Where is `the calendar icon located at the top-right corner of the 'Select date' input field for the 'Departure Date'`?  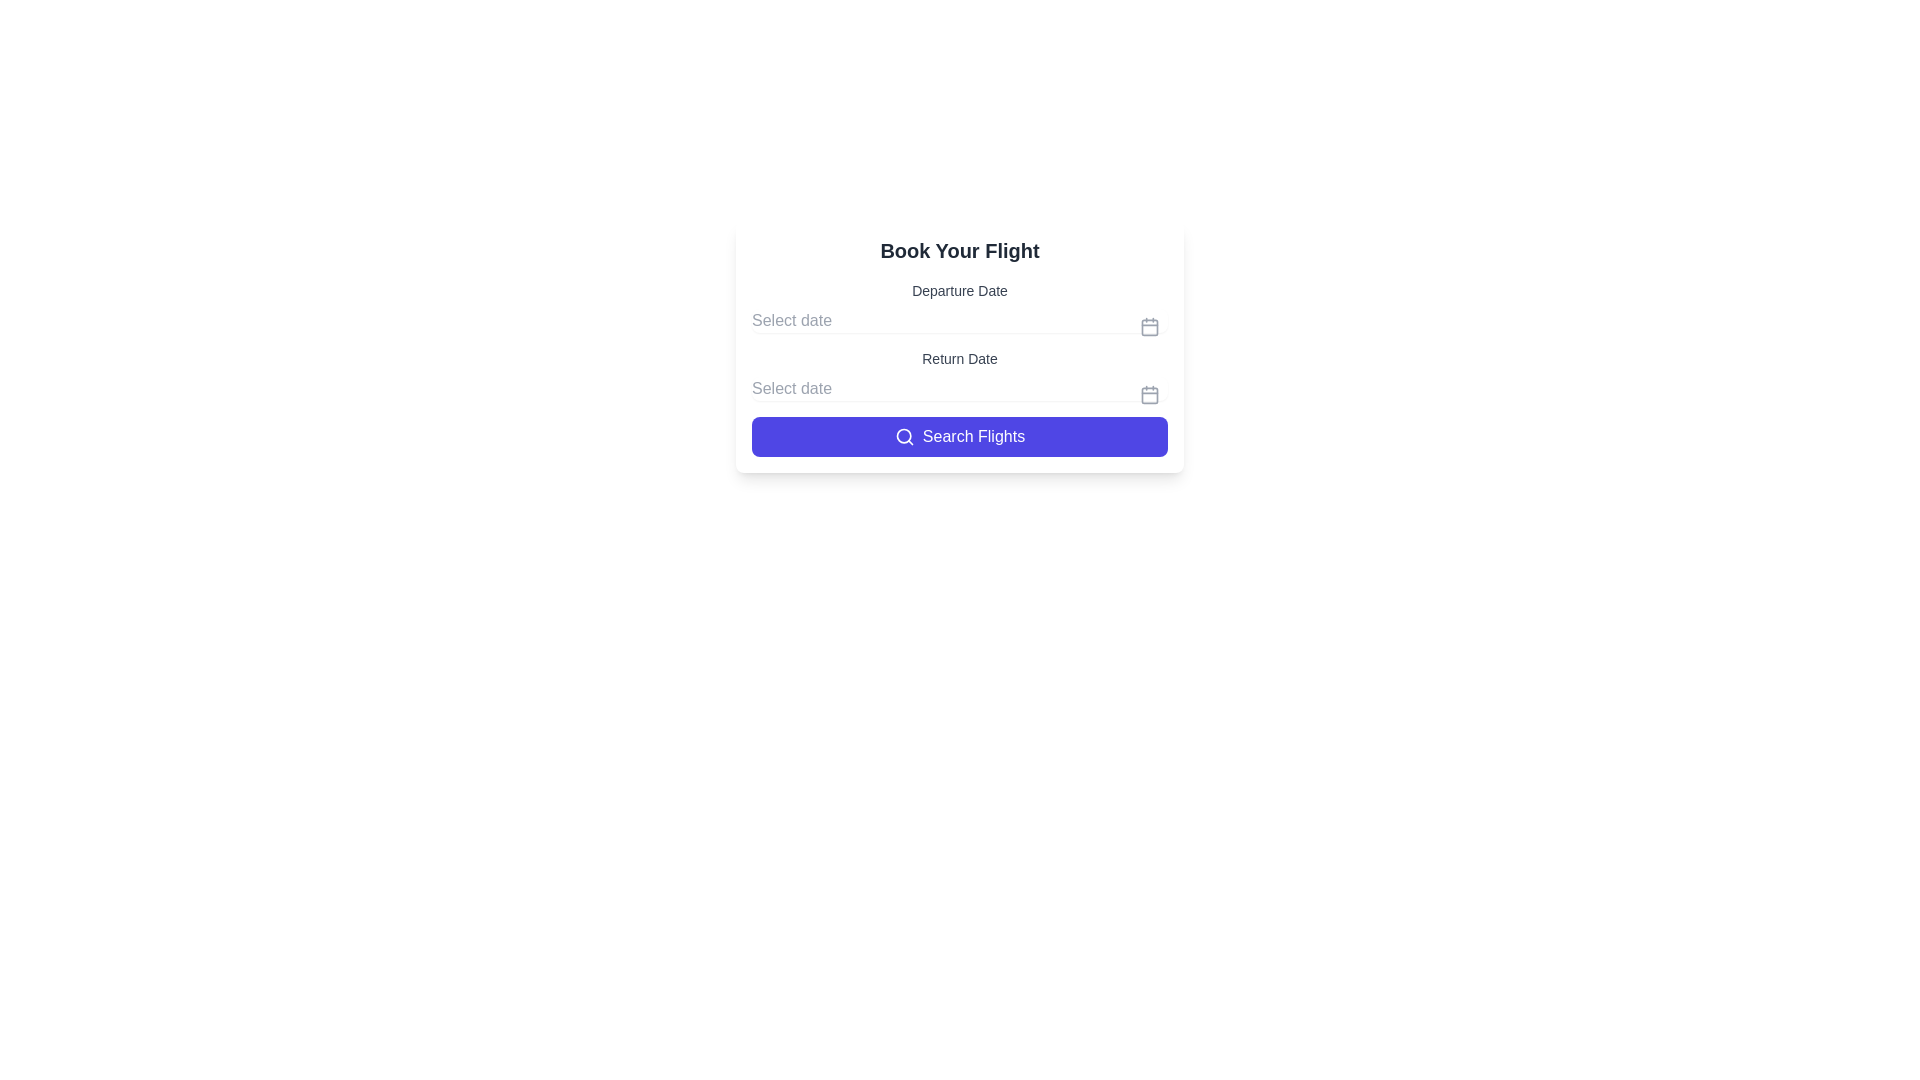 the calendar icon located at the top-right corner of the 'Select date' input field for the 'Departure Date' is located at coordinates (1150, 326).